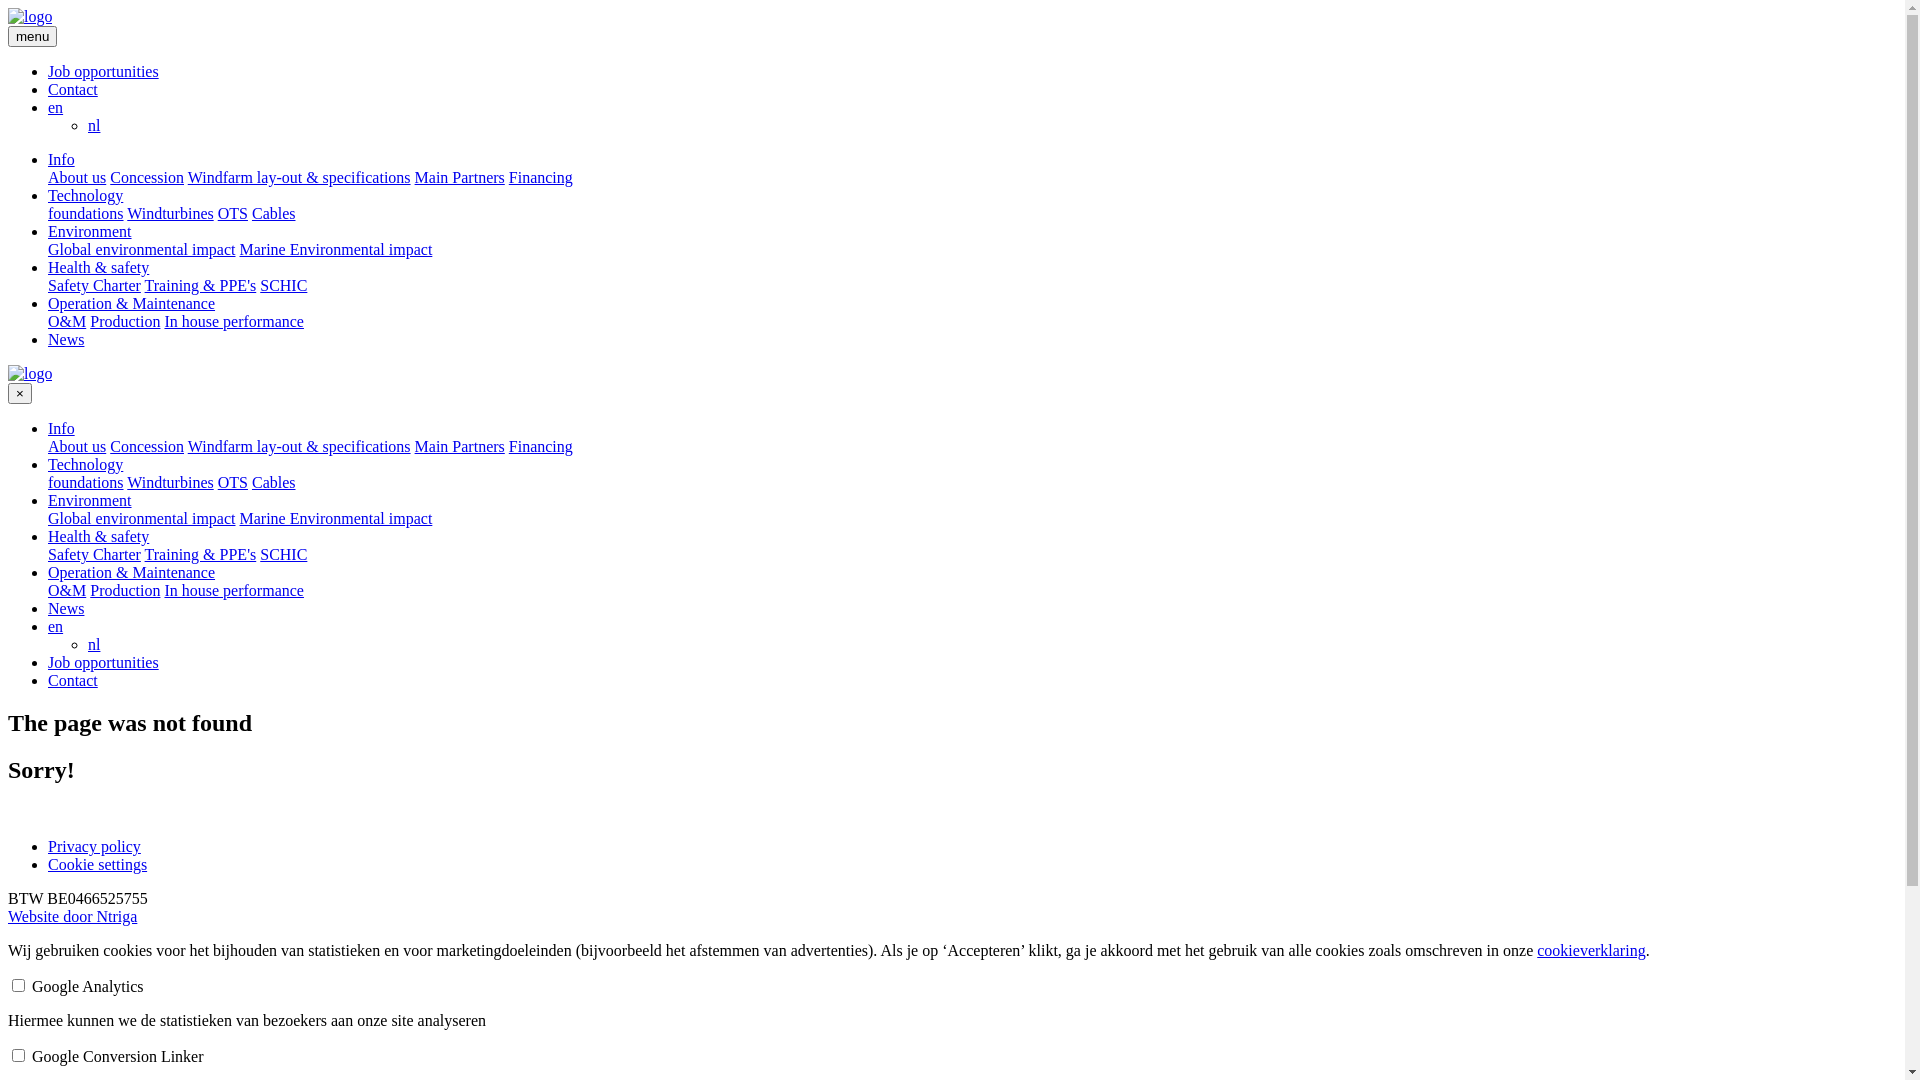  I want to click on 'Technology', so click(84, 464).